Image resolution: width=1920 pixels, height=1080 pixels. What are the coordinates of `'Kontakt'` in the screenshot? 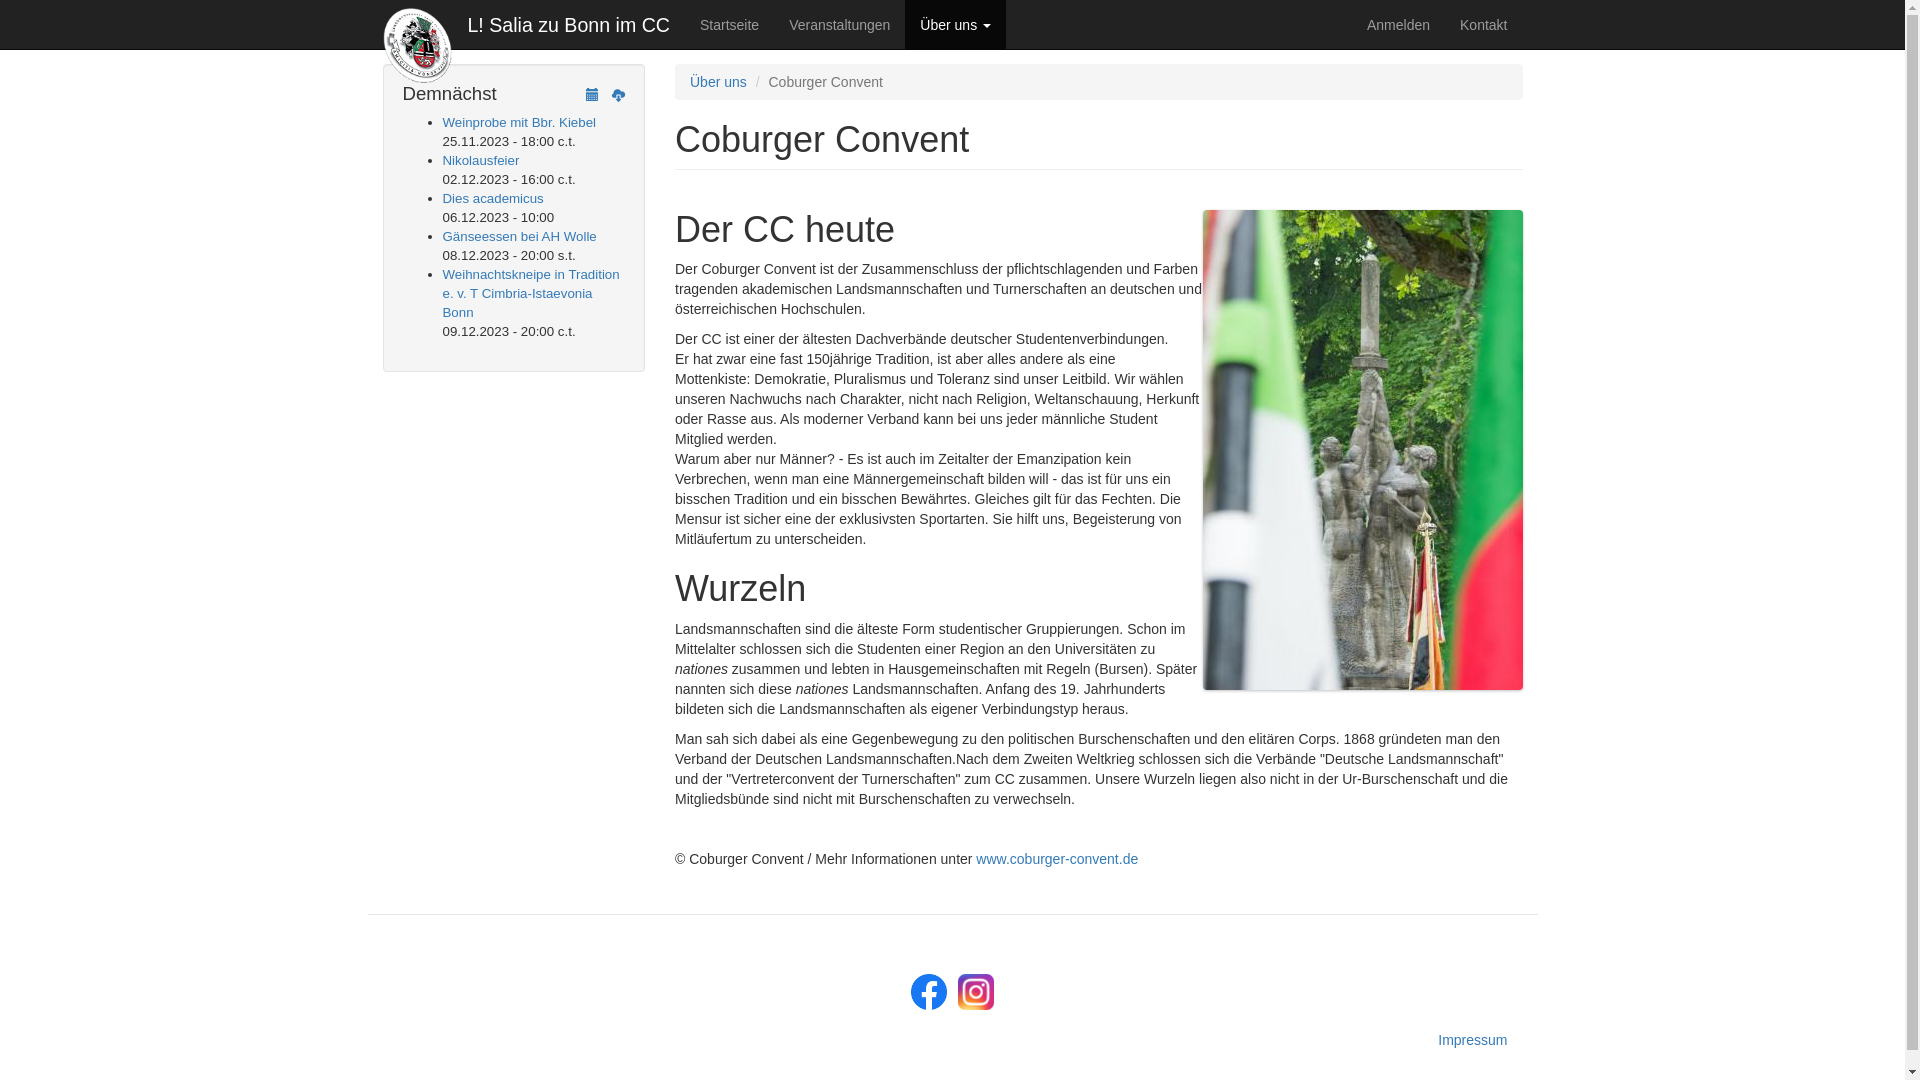 It's located at (1444, 24).